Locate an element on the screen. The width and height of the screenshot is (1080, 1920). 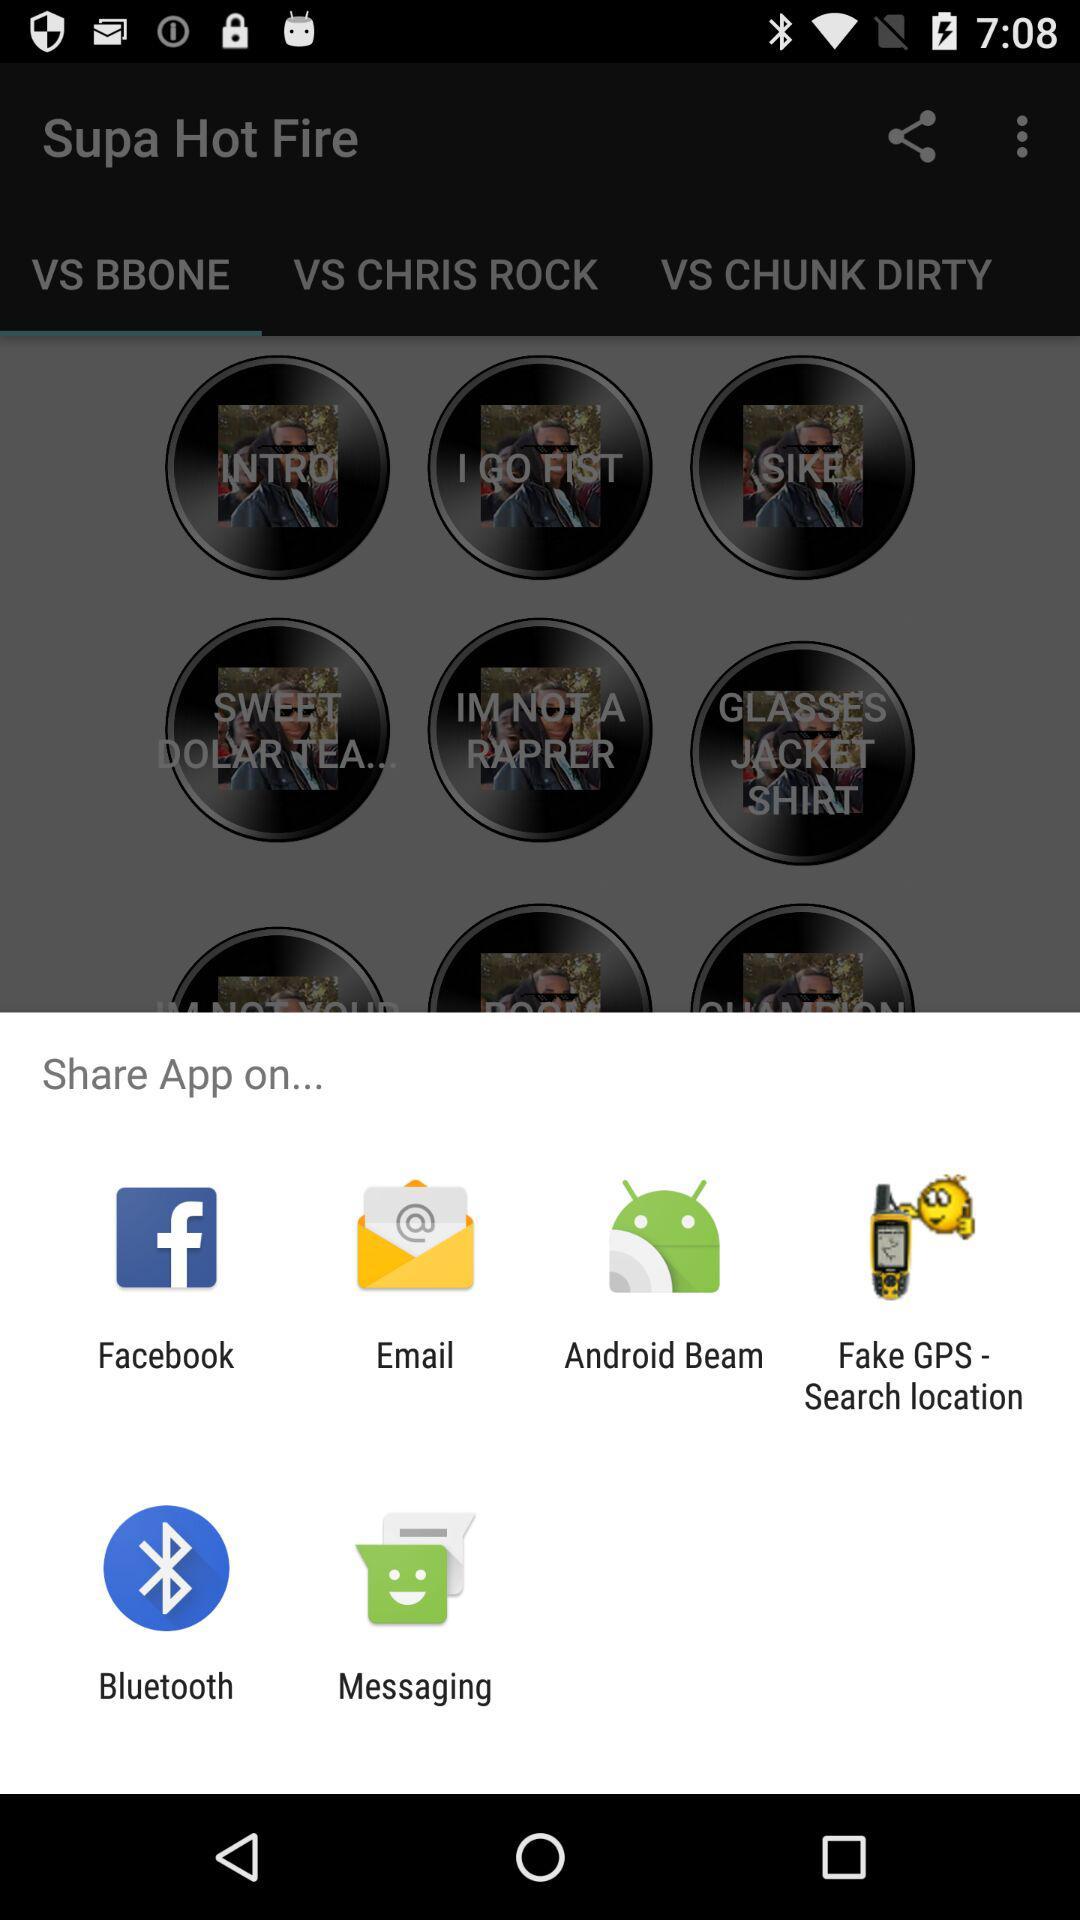
bluetooth icon is located at coordinates (165, 1705).